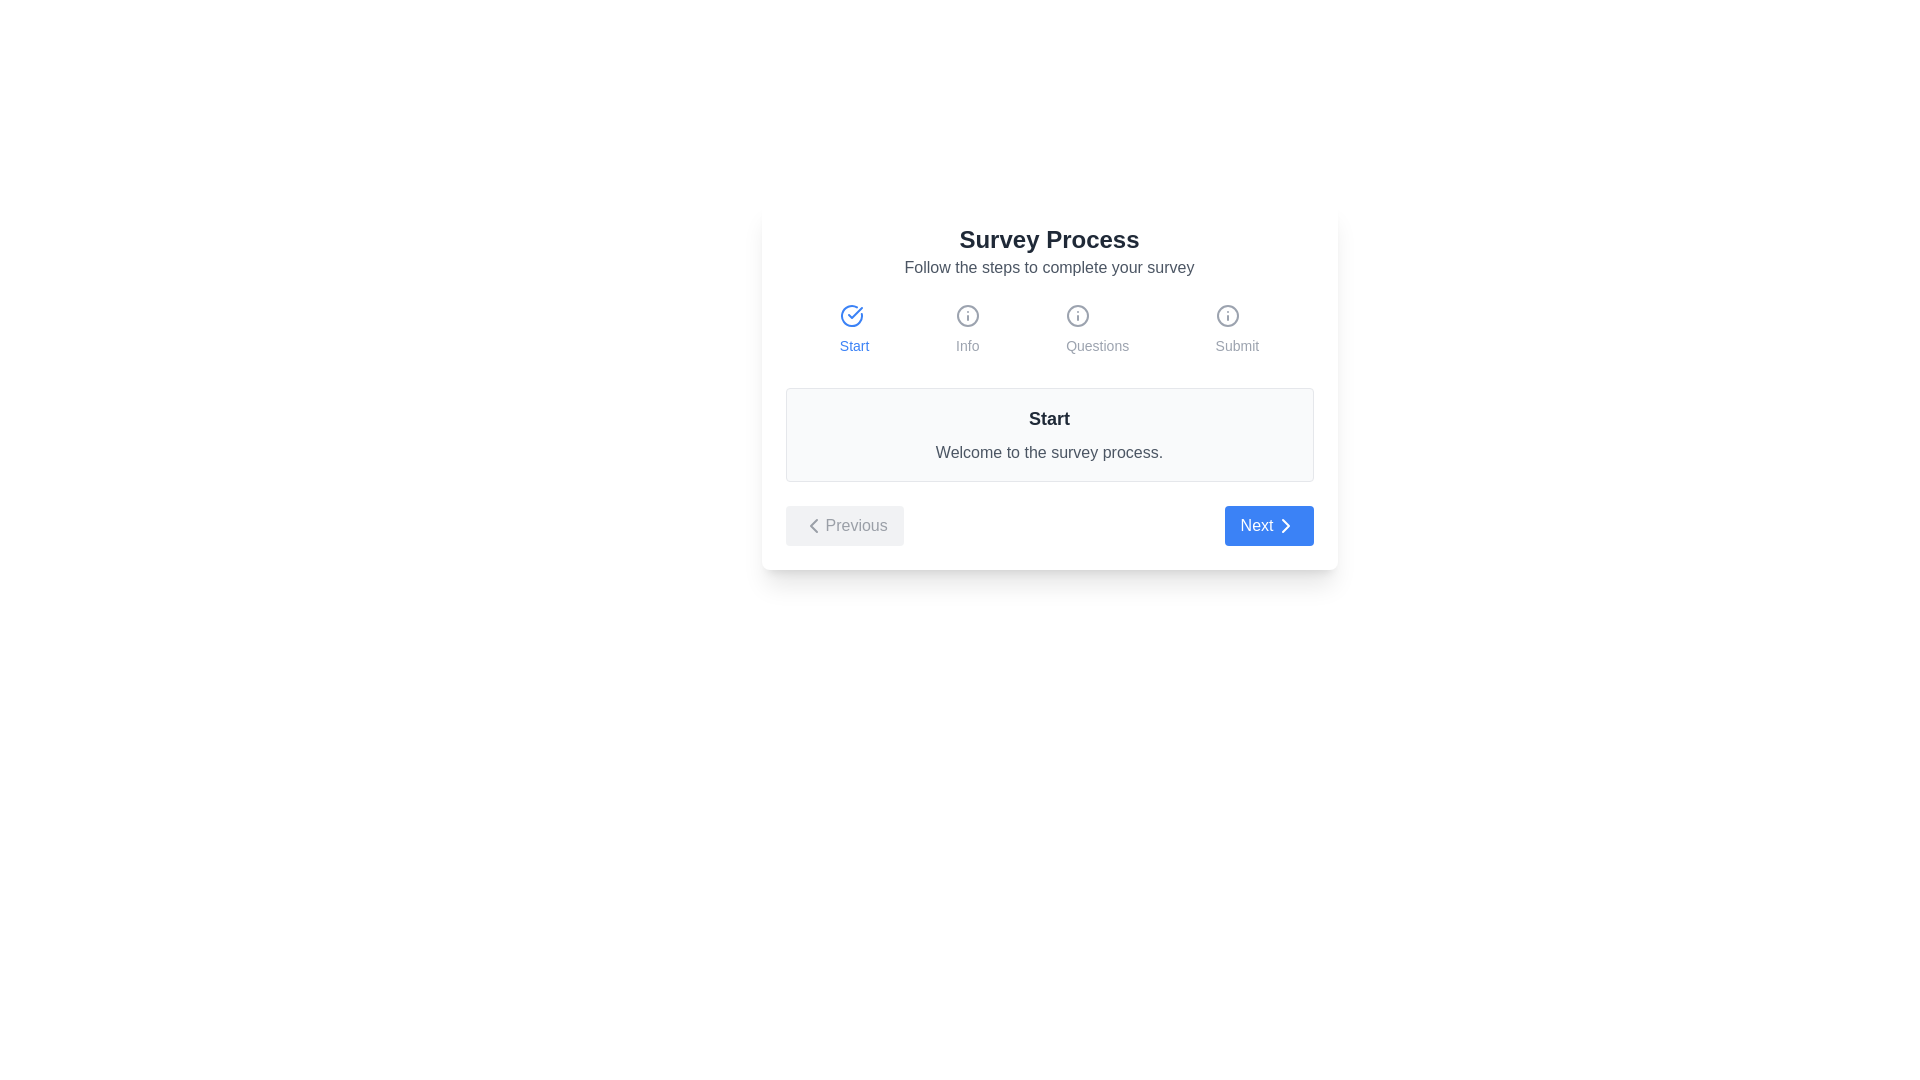  I want to click on the text label displaying 'Start', which is styled in blue and positioned below a checkmark icon in the step-by-step process interface, so click(854, 345).